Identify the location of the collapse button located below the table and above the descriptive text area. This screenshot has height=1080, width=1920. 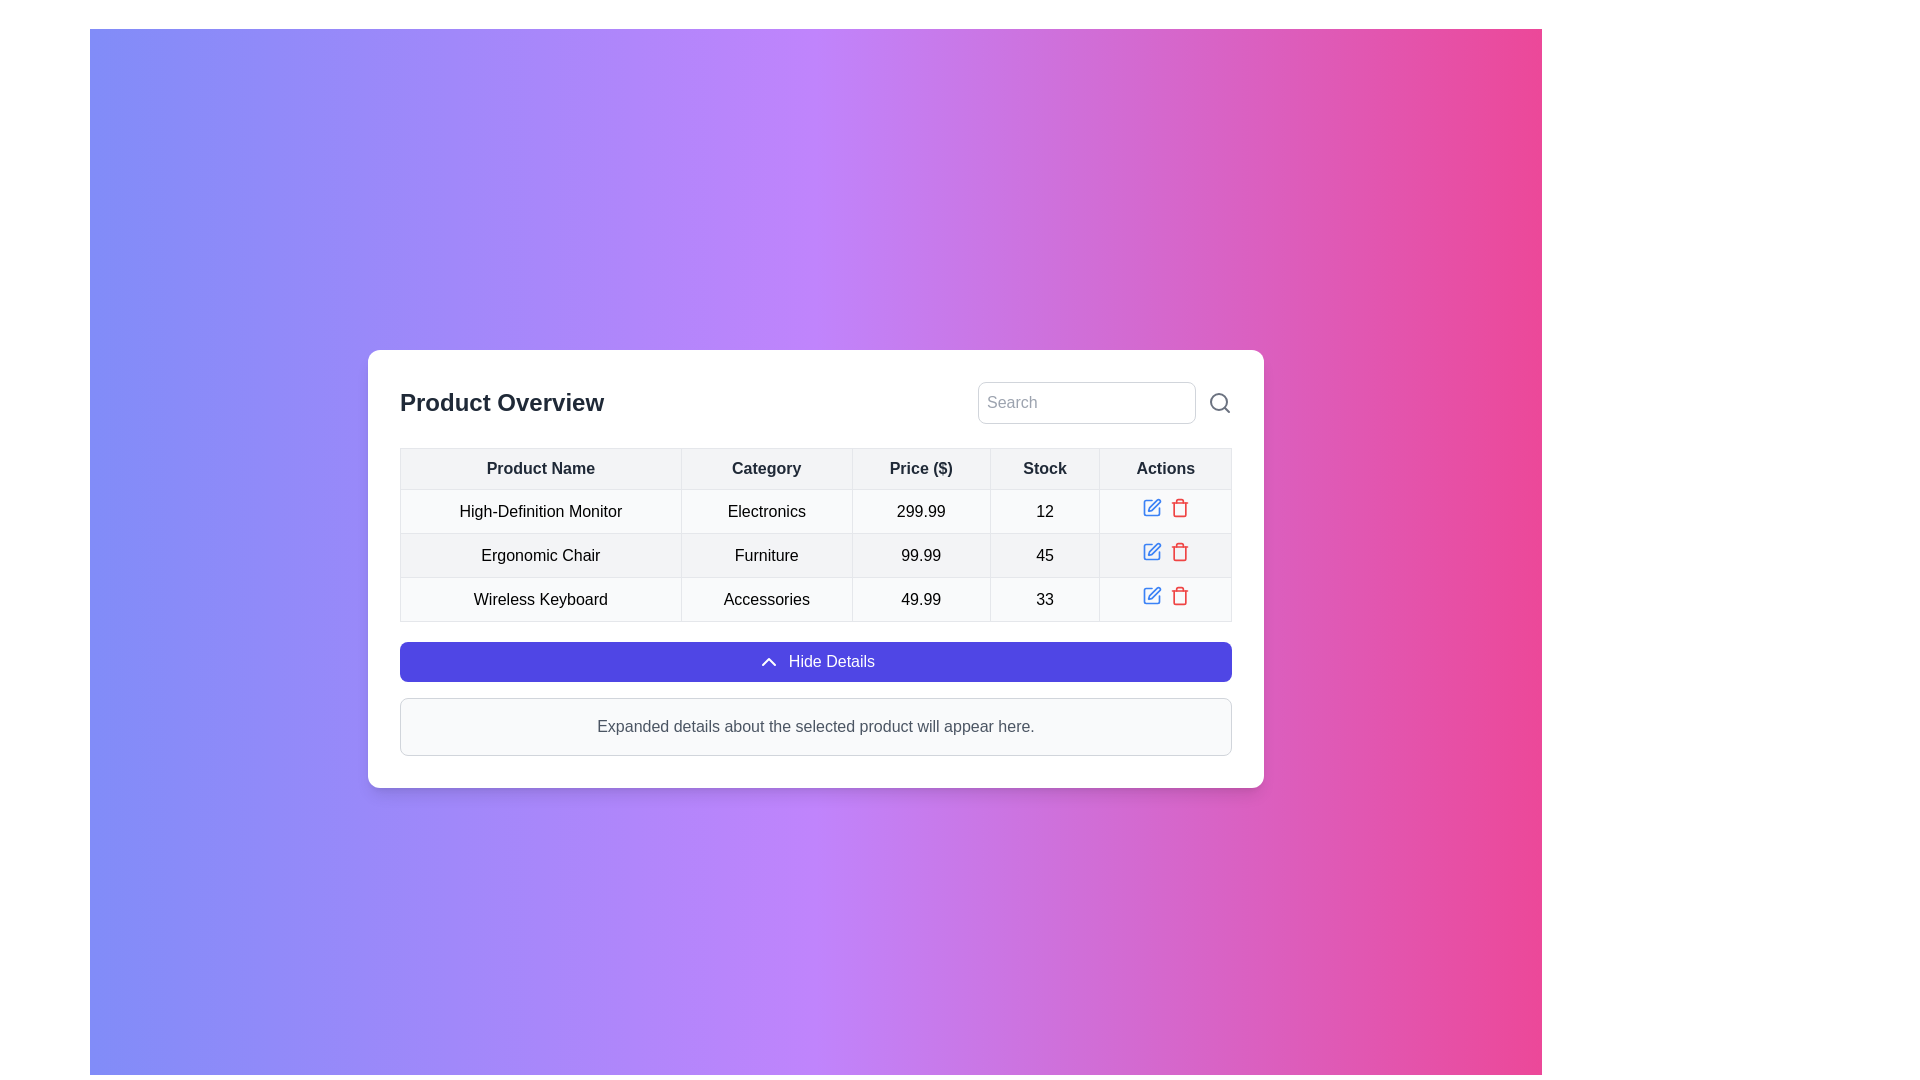
(816, 662).